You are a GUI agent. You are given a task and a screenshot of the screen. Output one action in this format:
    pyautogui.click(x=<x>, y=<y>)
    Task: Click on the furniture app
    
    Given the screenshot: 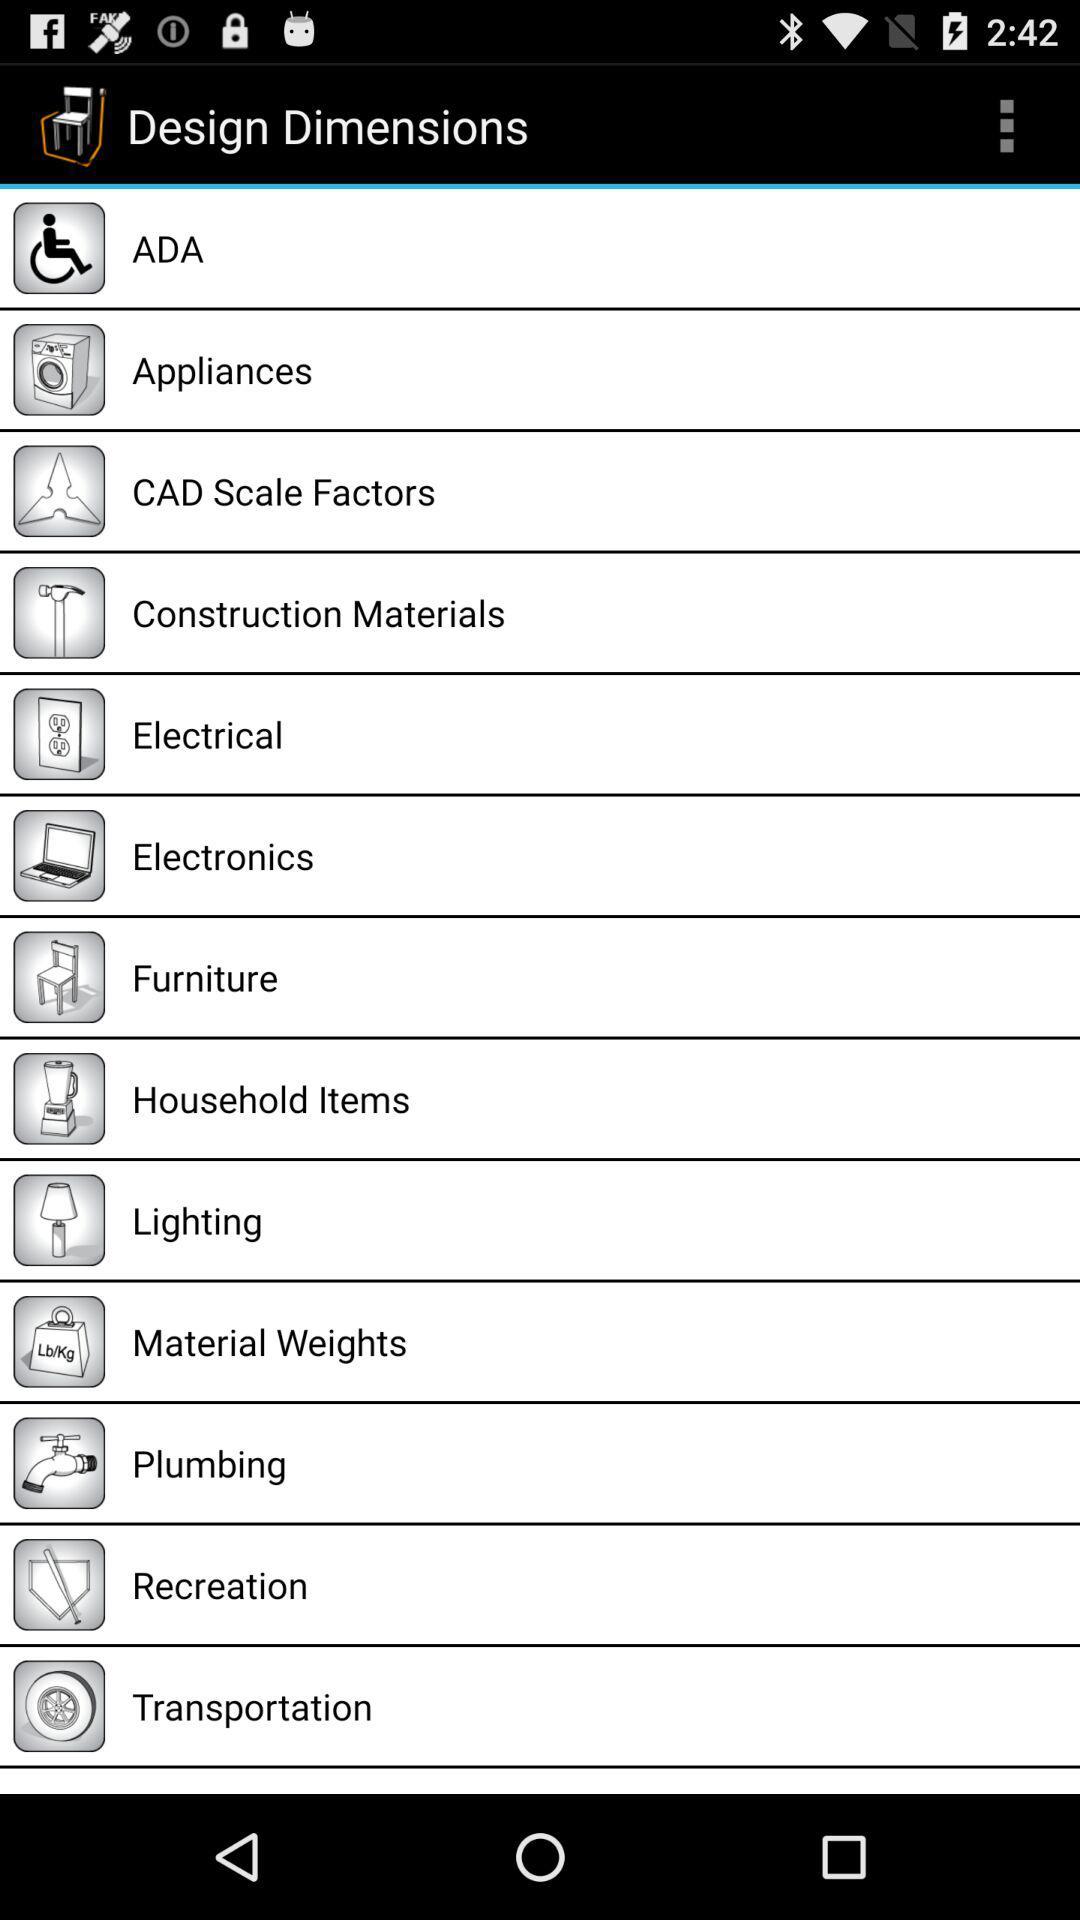 What is the action you would take?
    pyautogui.click(x=598, y=977)
    